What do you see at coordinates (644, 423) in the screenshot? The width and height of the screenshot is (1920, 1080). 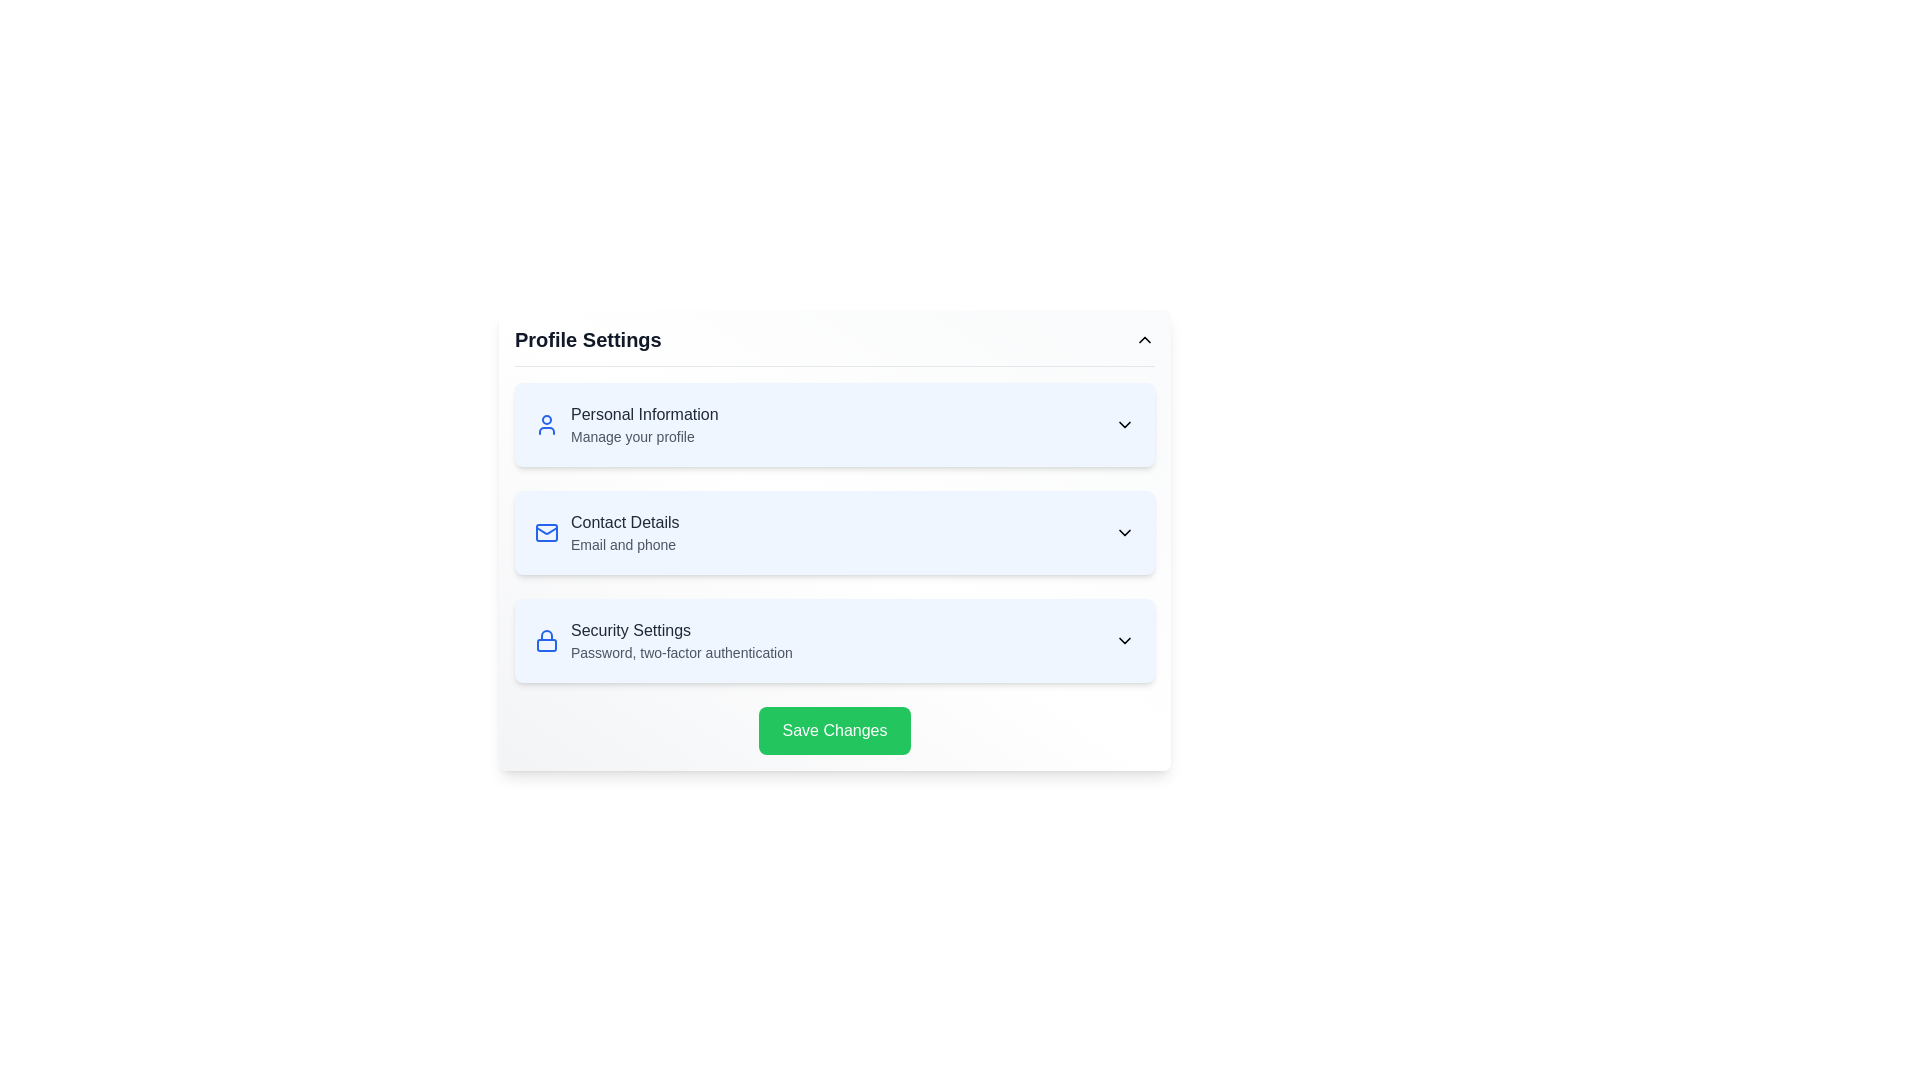 I see `the 'Personal Information' header text` at bounding box center [644, 423].